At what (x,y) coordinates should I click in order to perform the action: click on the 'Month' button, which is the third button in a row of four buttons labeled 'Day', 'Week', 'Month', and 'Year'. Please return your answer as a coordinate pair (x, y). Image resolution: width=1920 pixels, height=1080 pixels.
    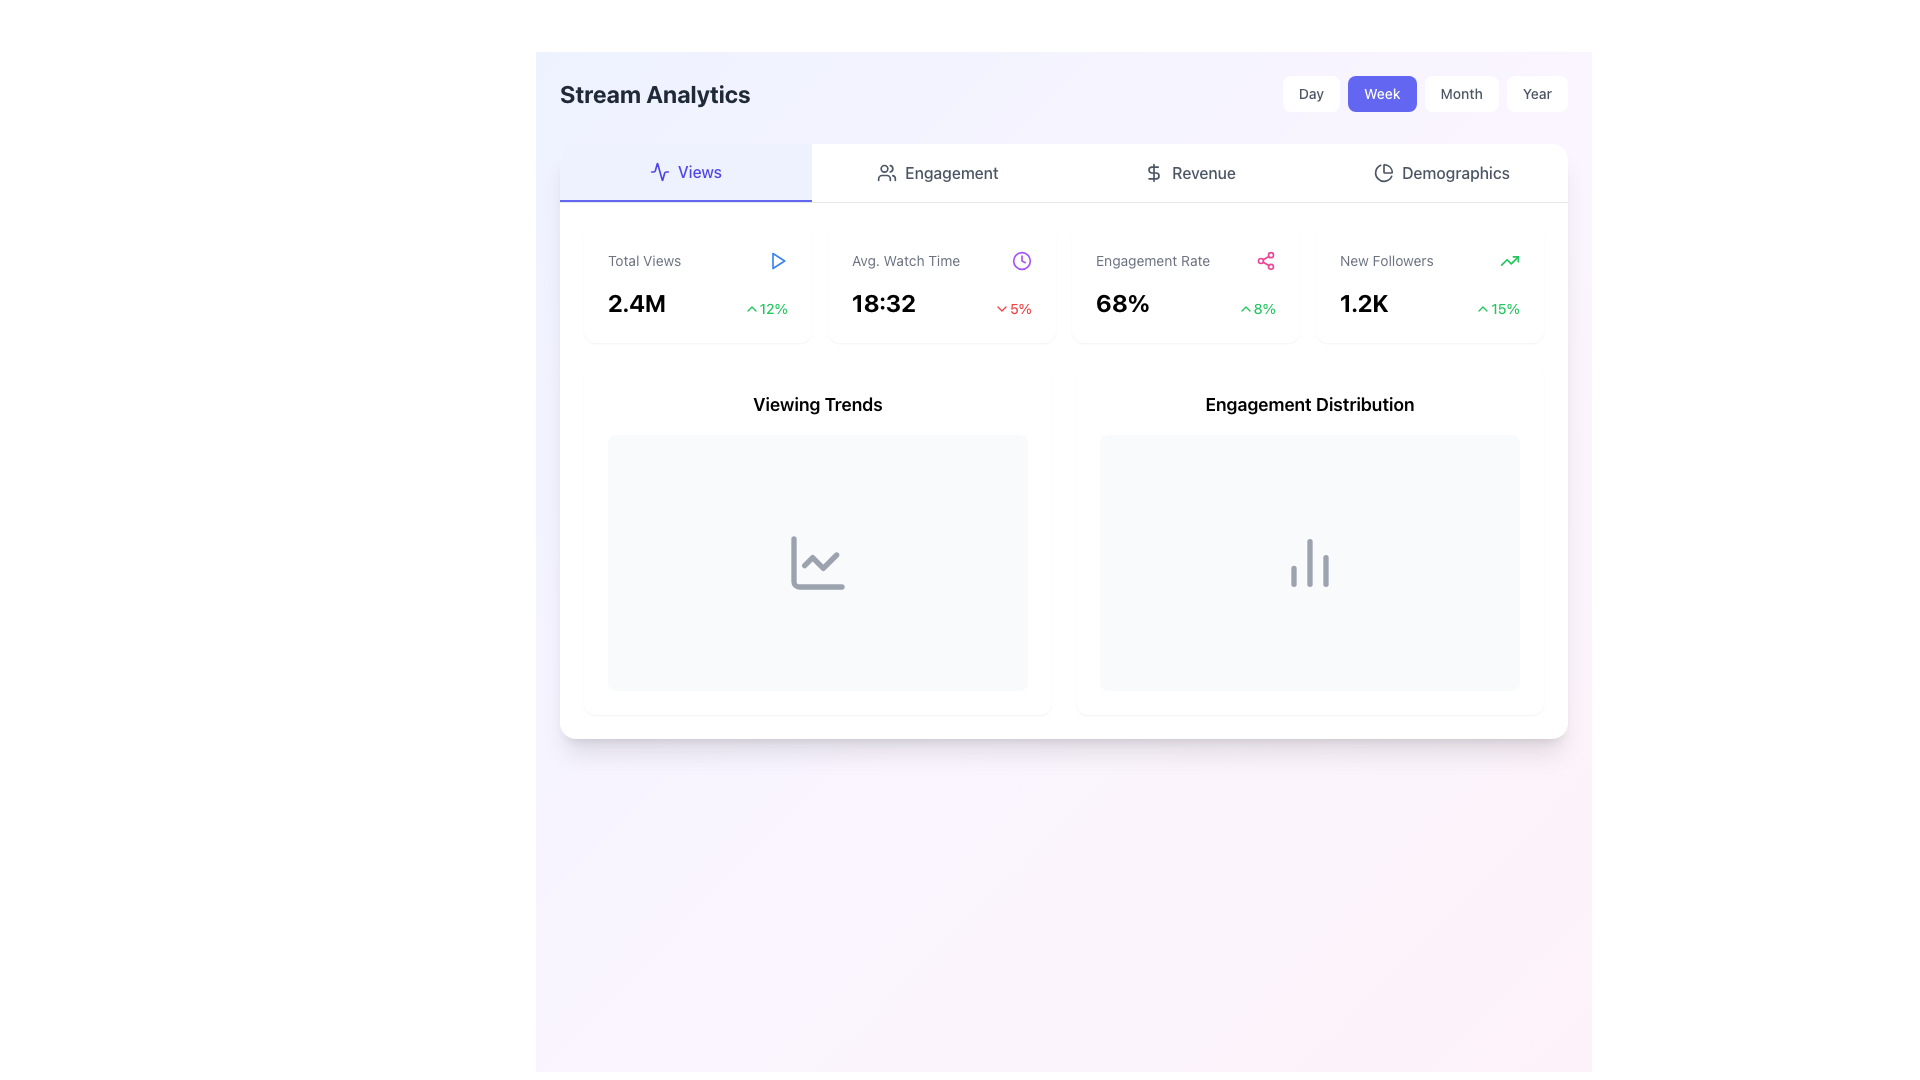
    Looking at the image, I should click on (1461, 93).